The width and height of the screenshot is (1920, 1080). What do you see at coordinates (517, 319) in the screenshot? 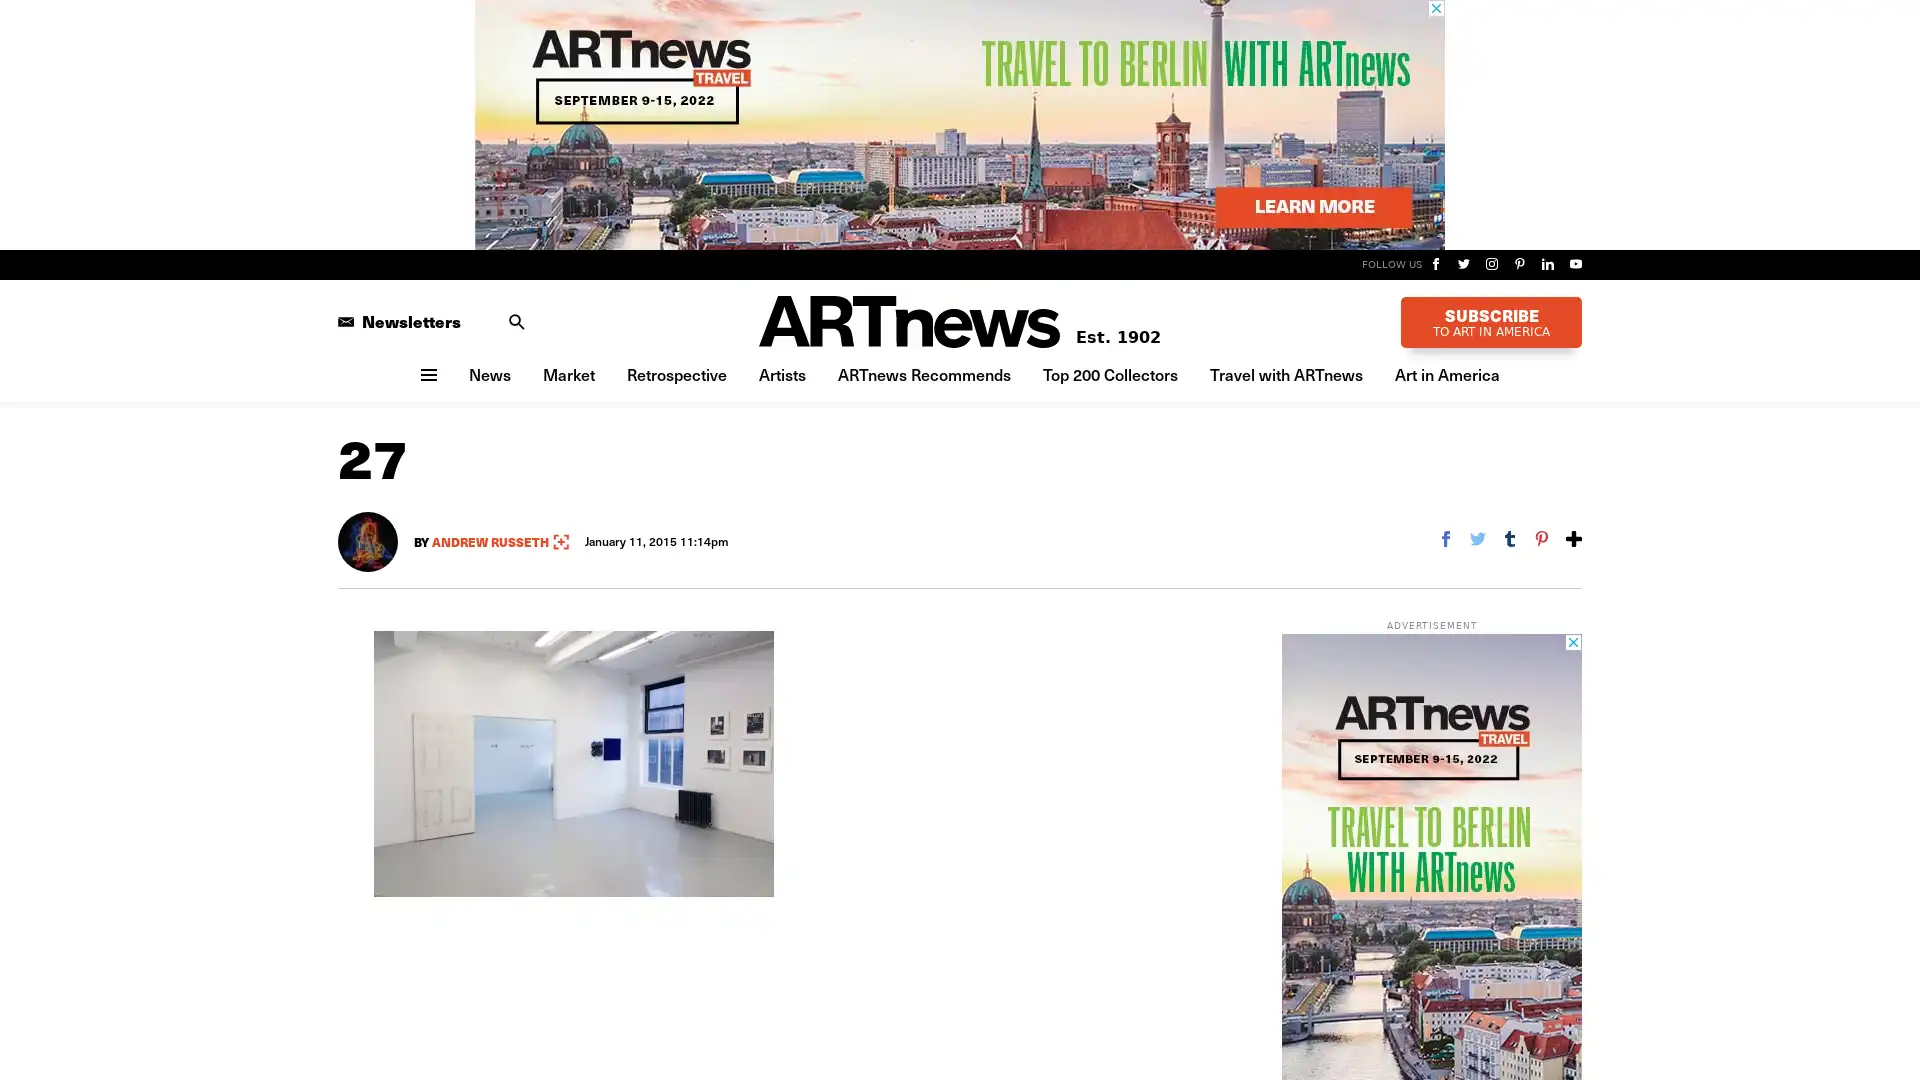
I see `Plus Icon Click to Expand Search Input` at bounding box center [517, 319].